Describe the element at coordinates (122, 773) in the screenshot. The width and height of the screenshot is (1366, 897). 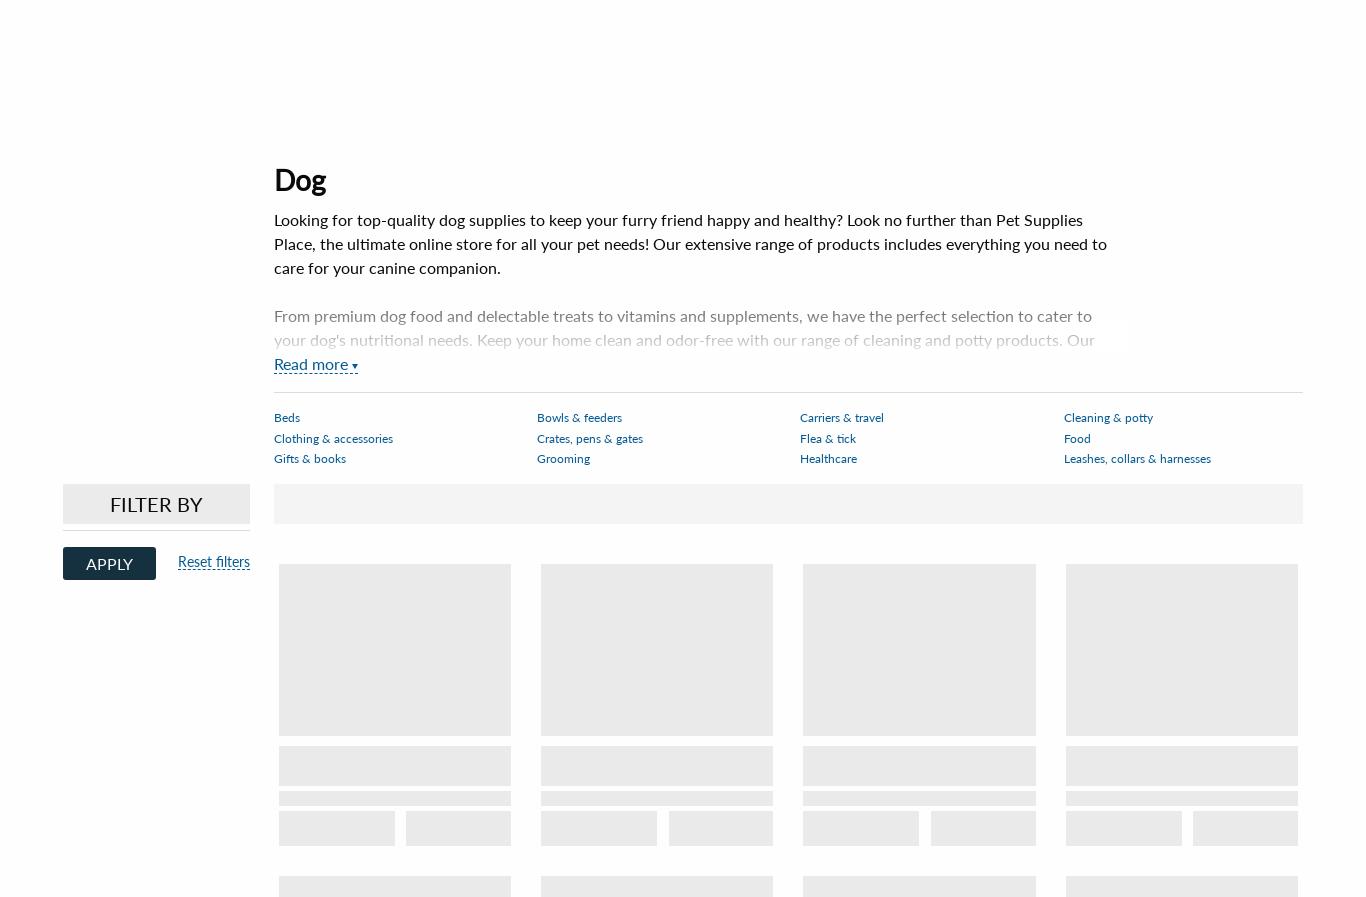
I see `'Shipping & Delivery'` at that location.